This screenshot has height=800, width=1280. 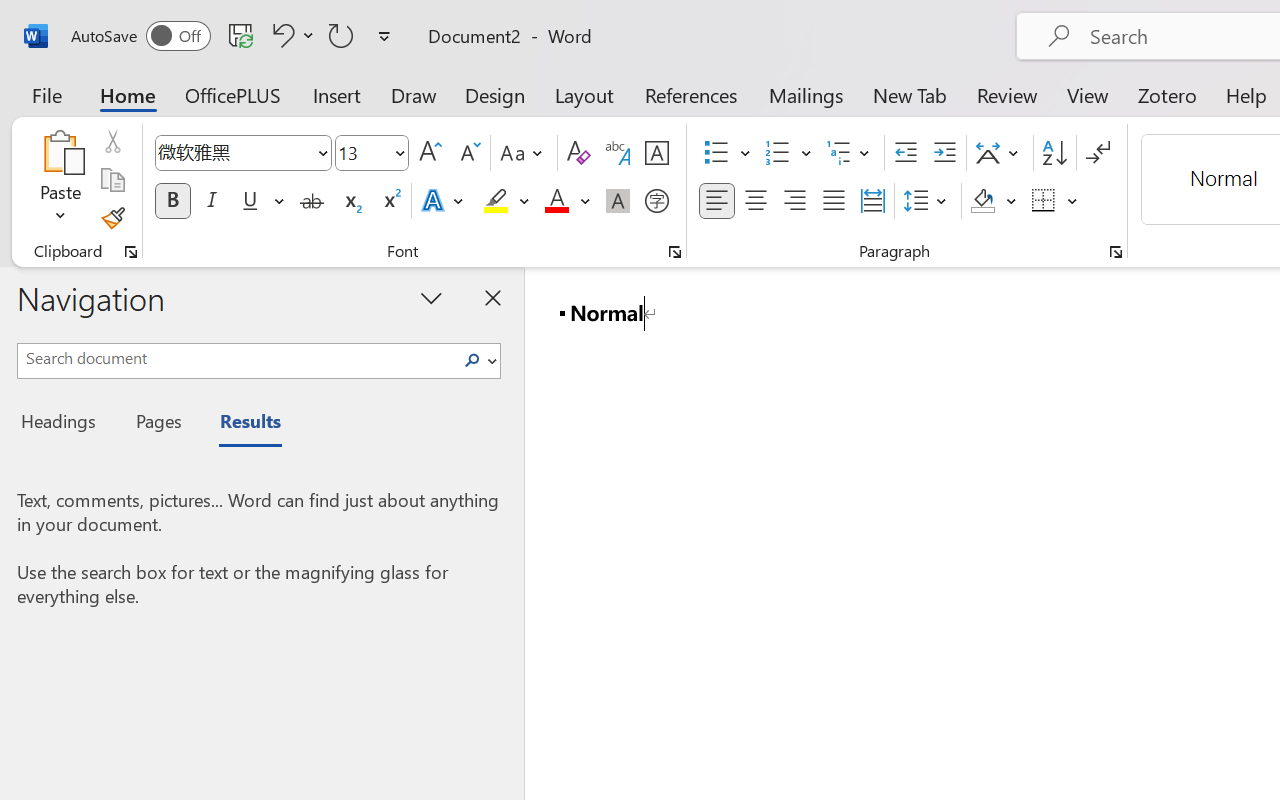 What do you see at coordinates (233, 94) in the screenshot?
I see `'OfficePLUS'` at bounding box center [233, 94].